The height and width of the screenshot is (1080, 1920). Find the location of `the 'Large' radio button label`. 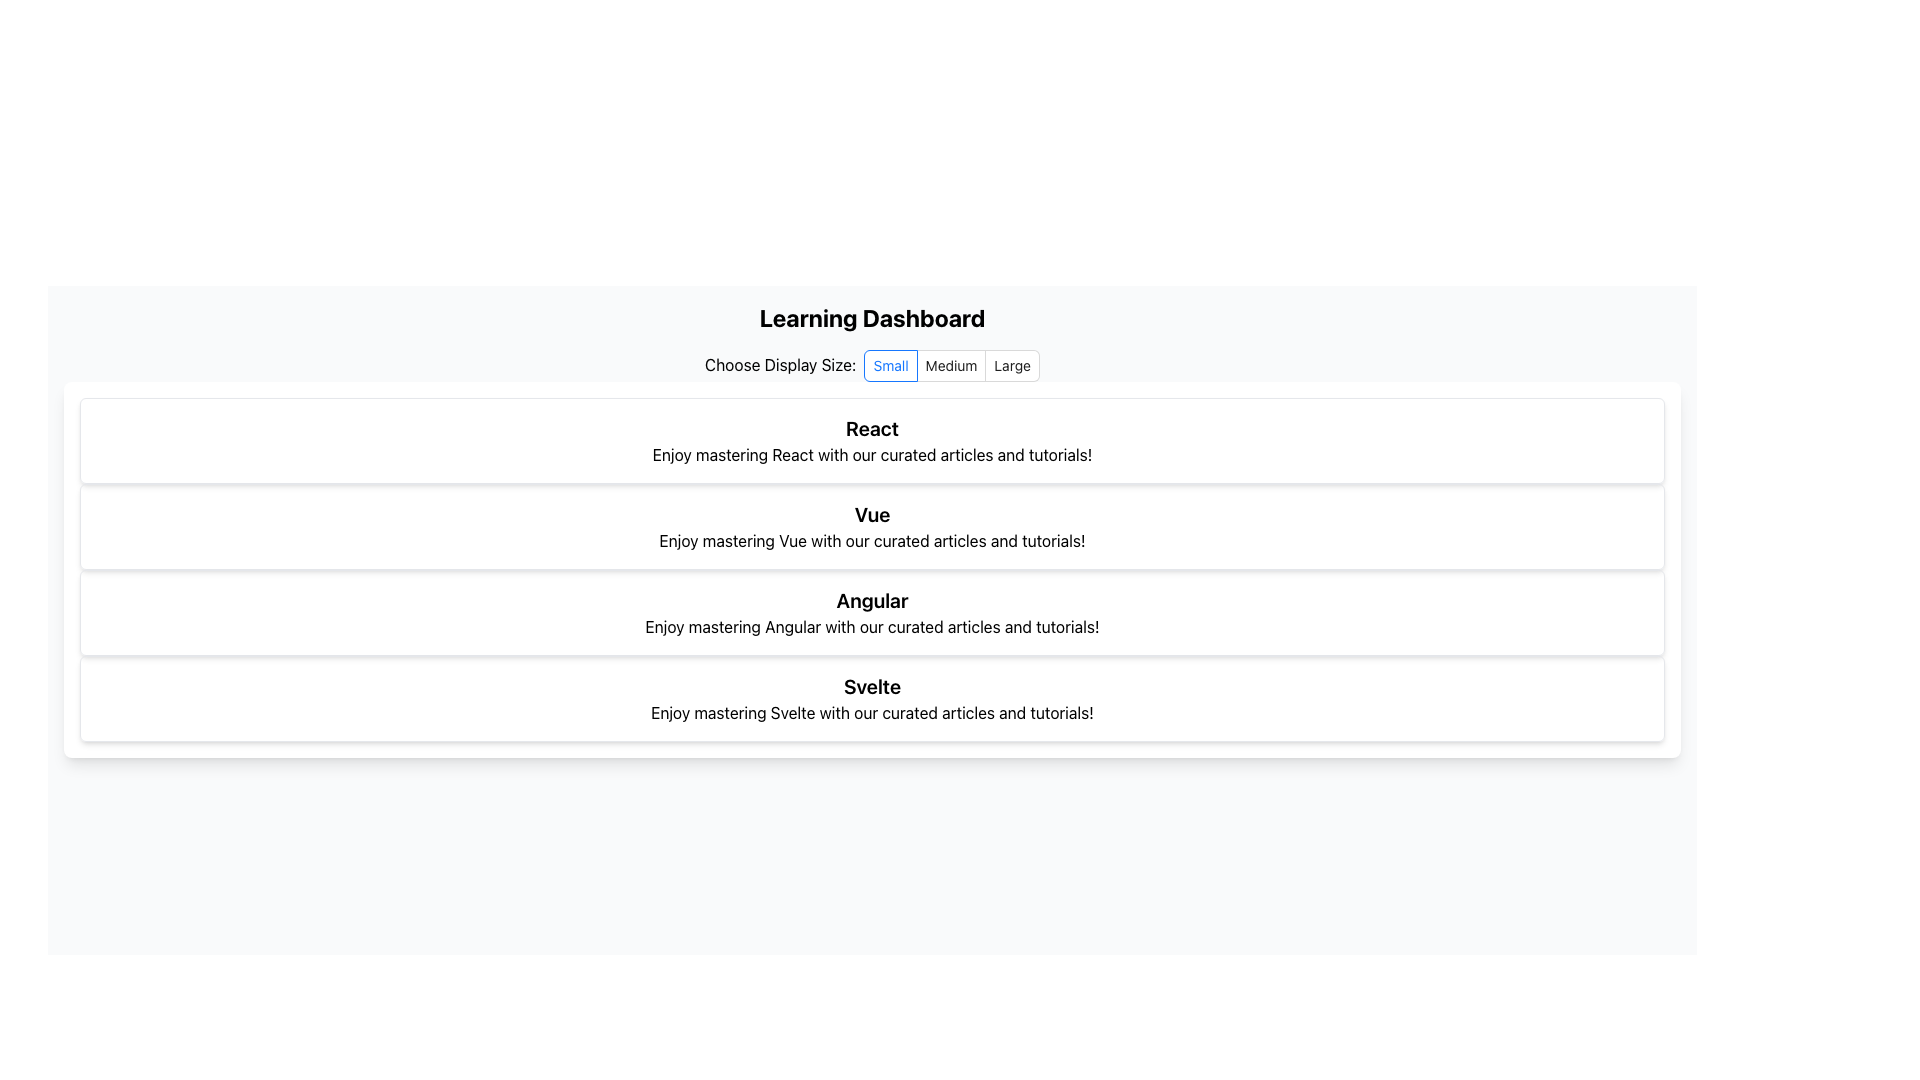

the 'Large' radio button label is located at coordinates (1012, 365).